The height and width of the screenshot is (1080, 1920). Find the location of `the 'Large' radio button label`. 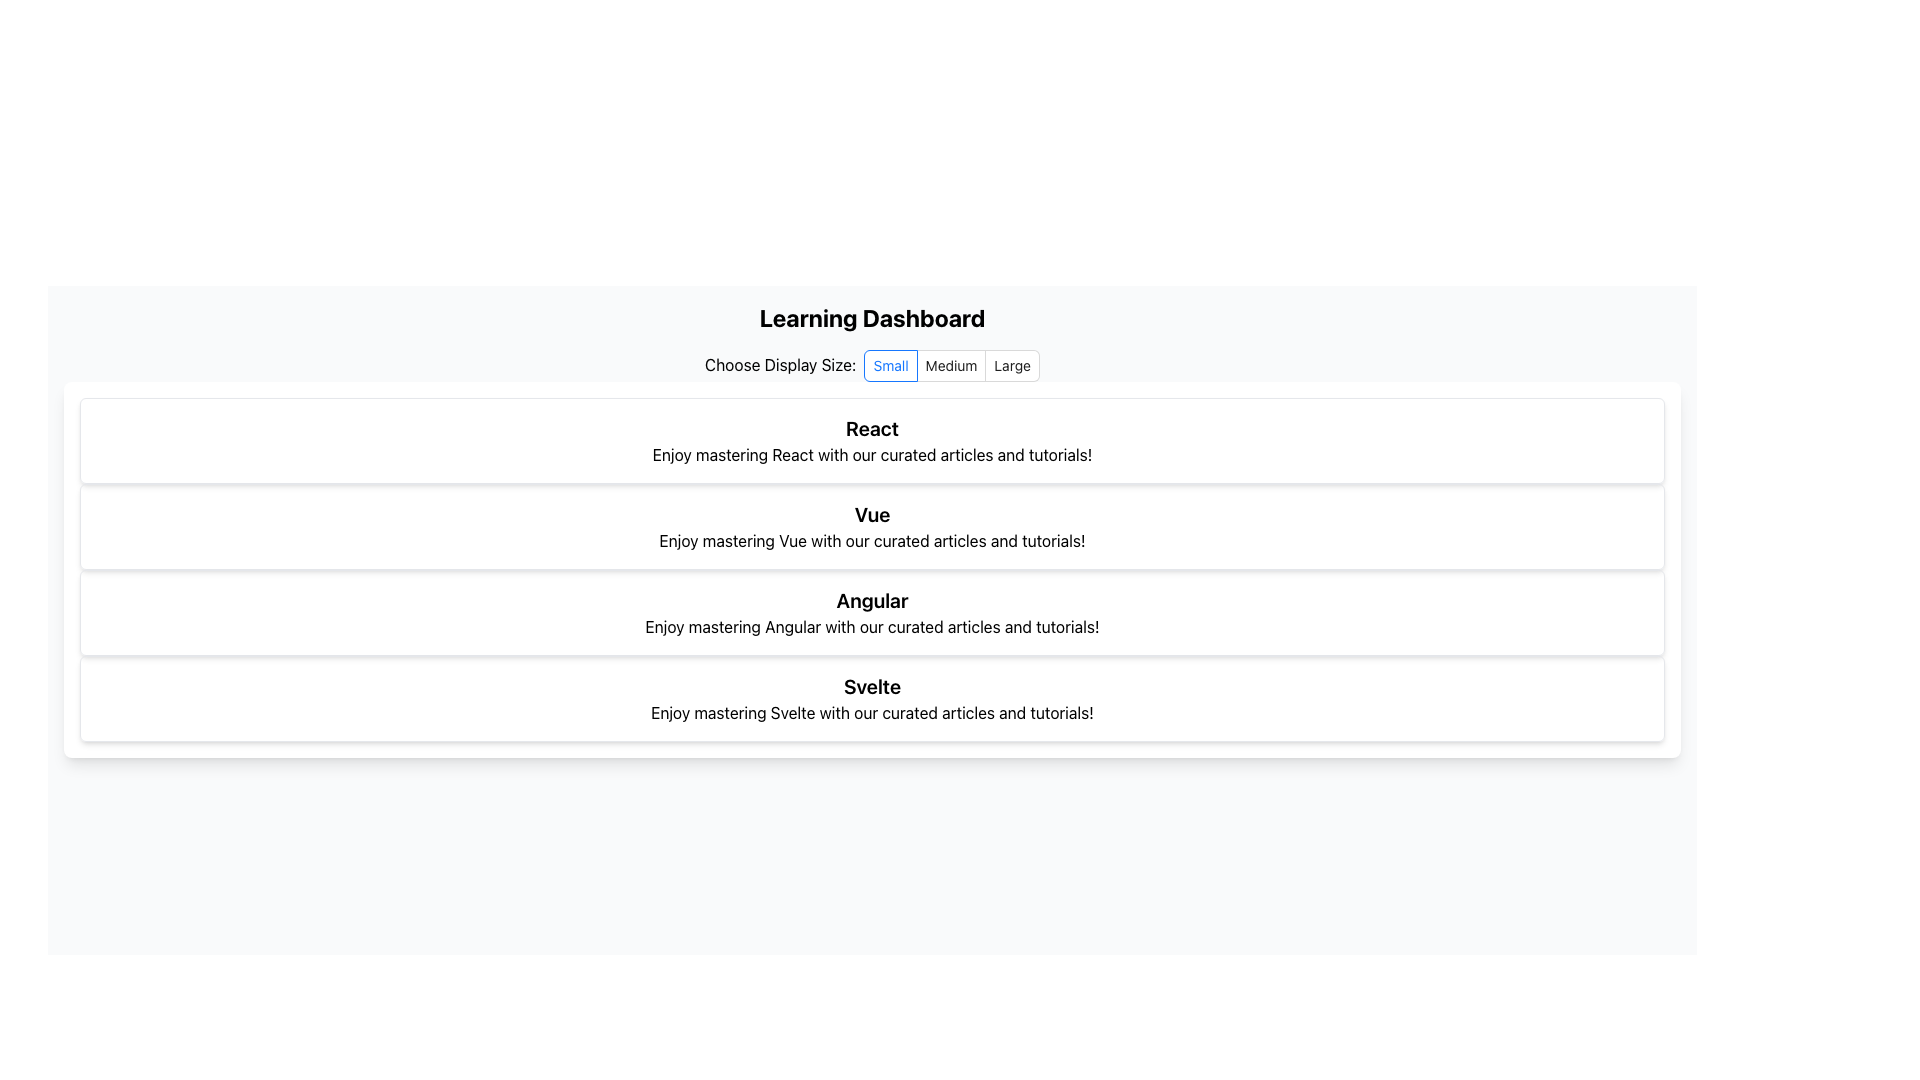

the 'Large' radio button label is located at coordinates (1012, 365).